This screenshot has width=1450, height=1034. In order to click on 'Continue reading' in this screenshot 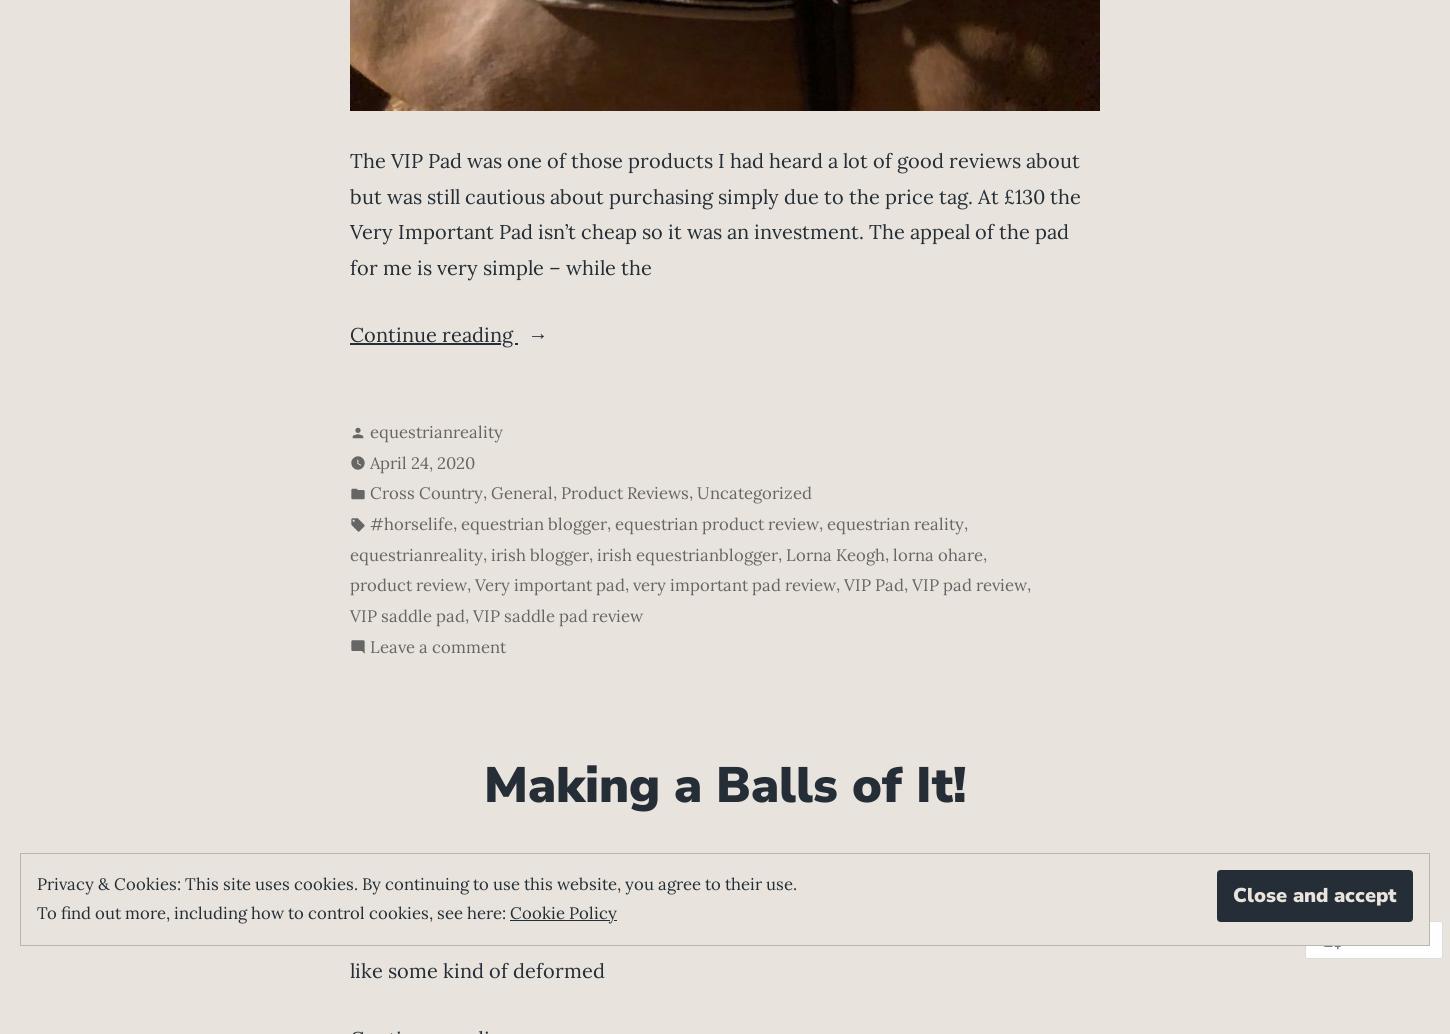, I will do `click(350, 333)`.